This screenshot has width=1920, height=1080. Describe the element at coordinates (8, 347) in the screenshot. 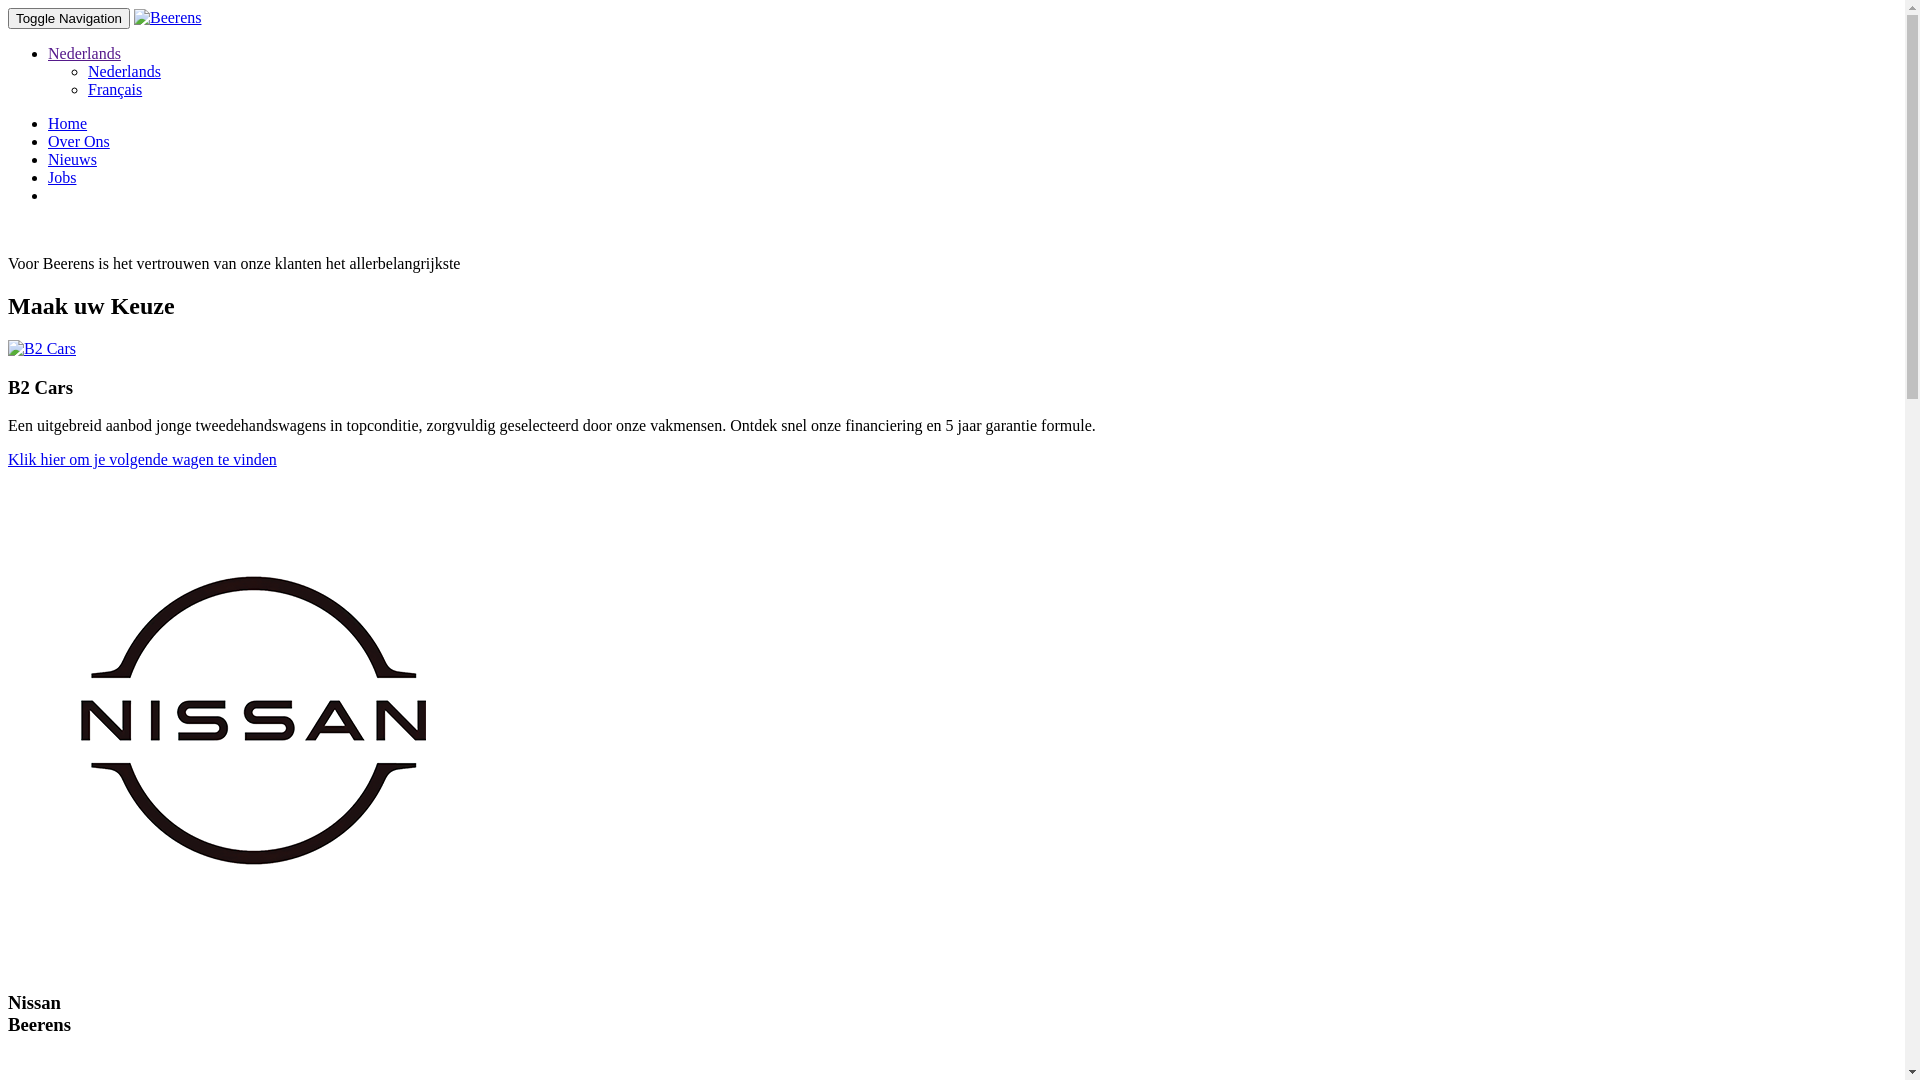

I see `'B2 Cars'` at that location.